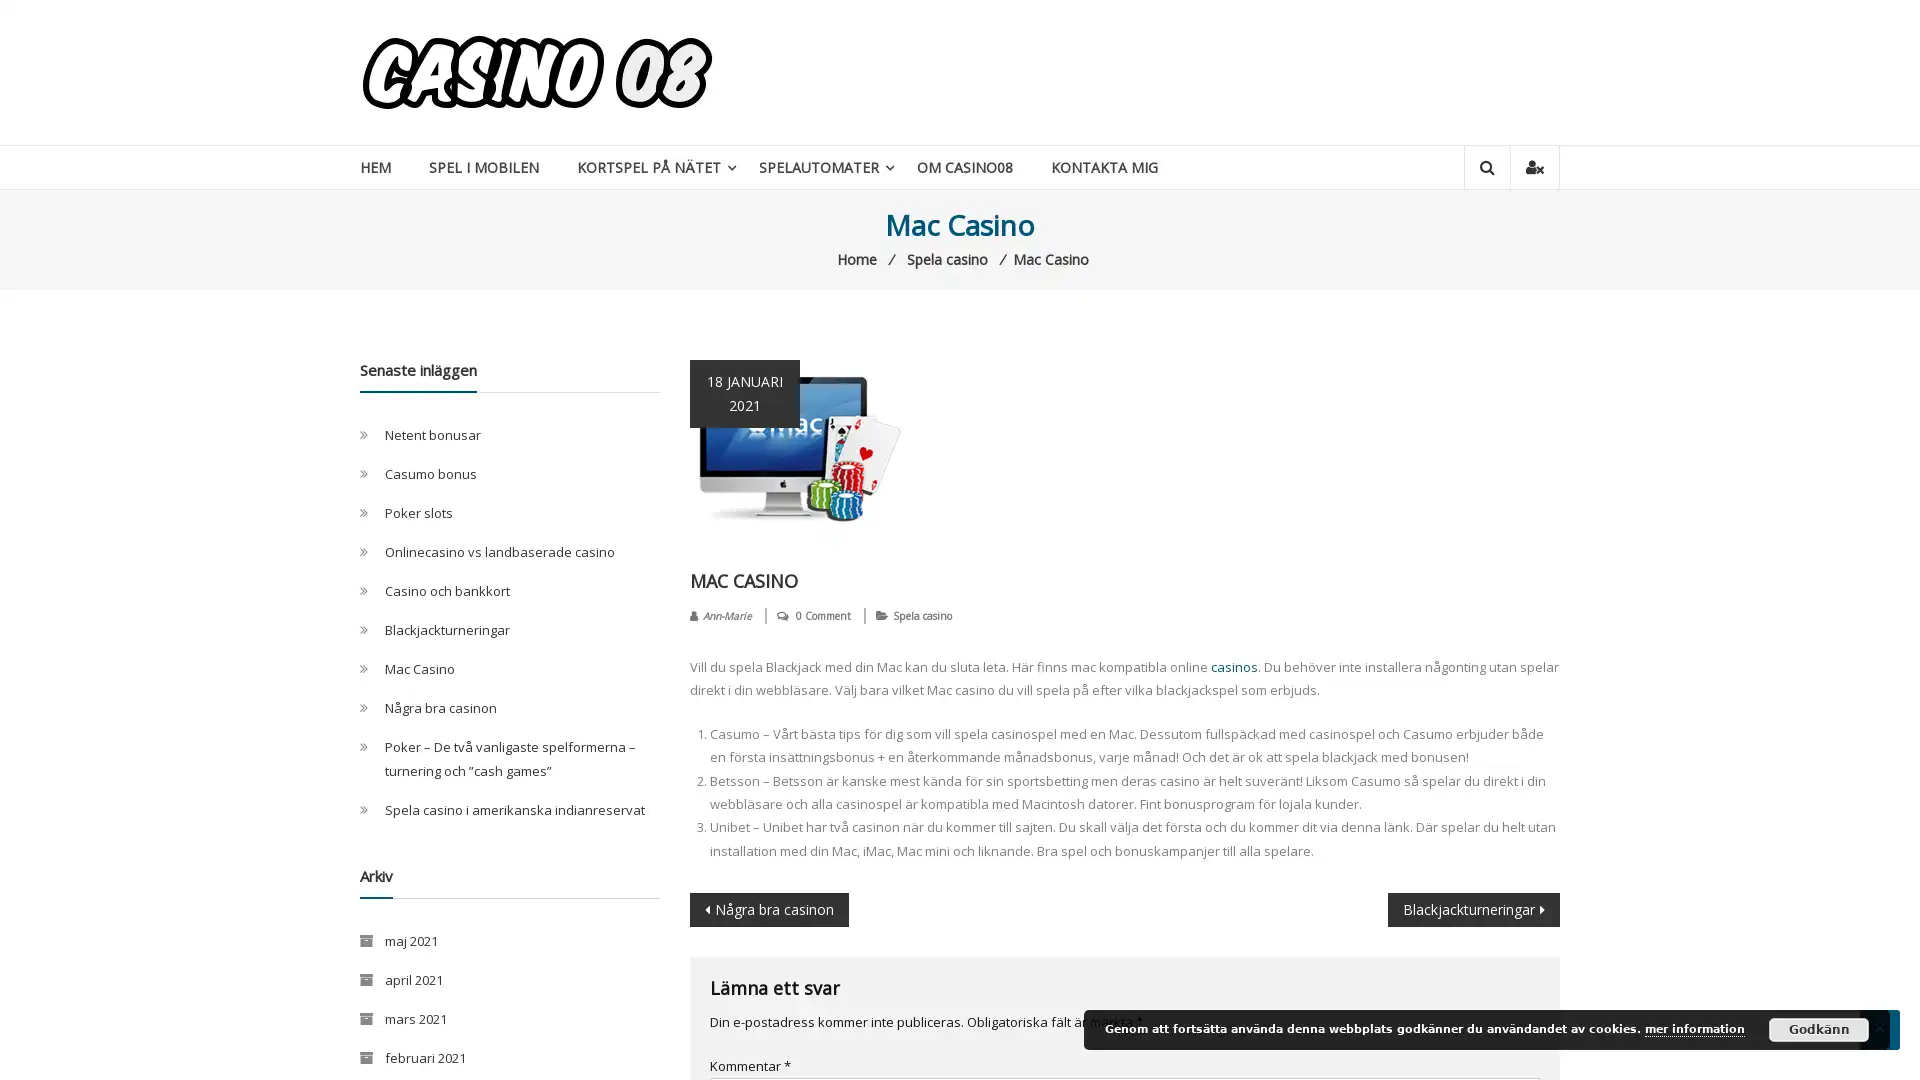 The height and width of the screenshot is (1080, 1920). I want to click on Godkann, so click(1819, 1029).